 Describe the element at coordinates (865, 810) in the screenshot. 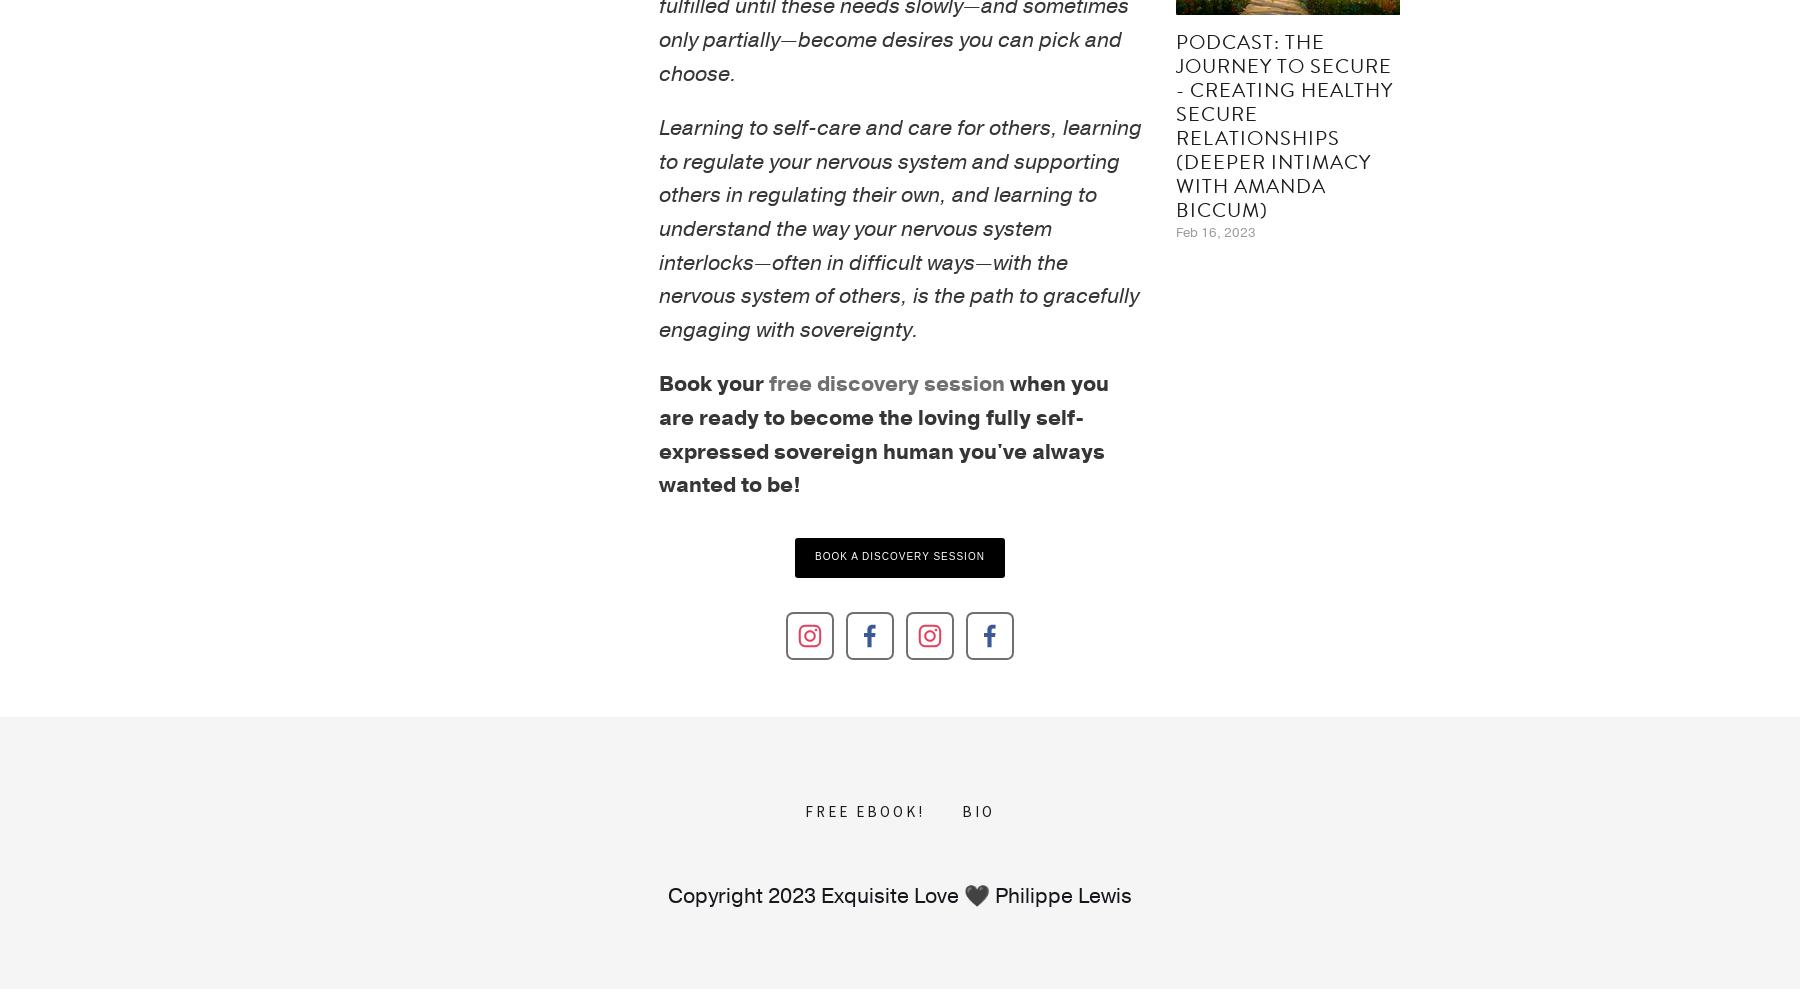

I see `'Free eBook!'` at that location.